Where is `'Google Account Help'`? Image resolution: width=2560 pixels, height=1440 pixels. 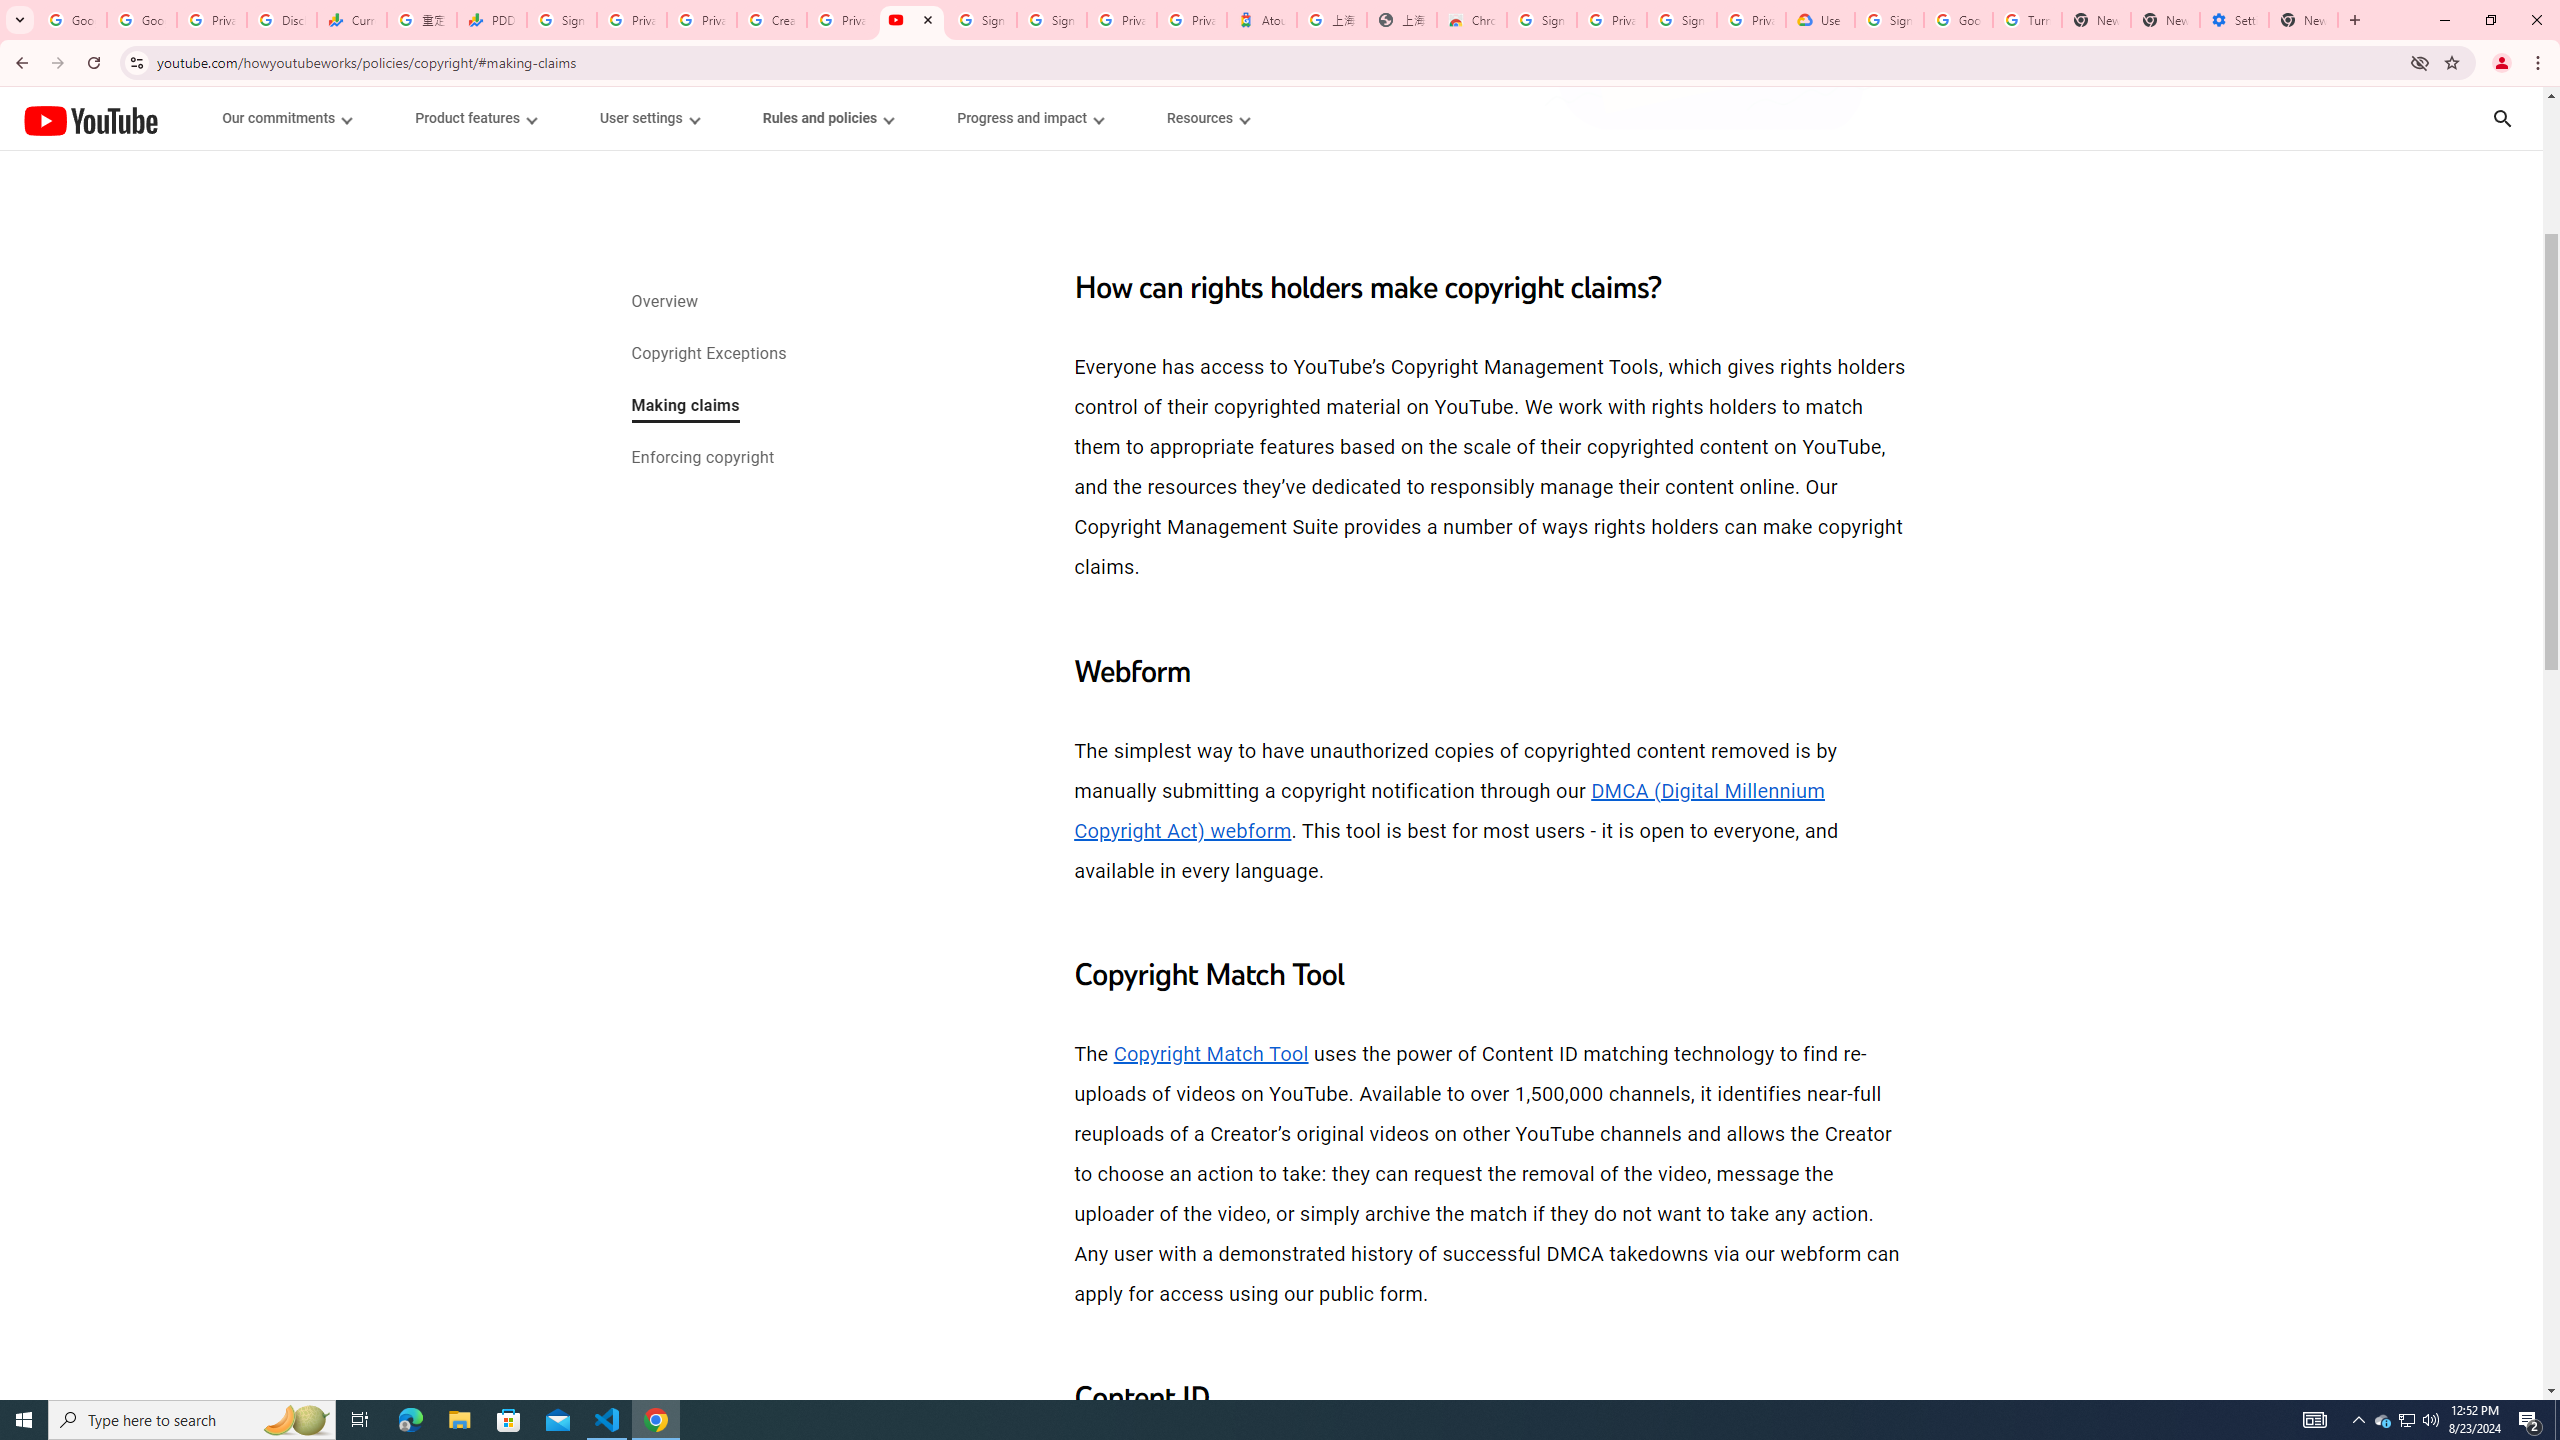 'Google Account Help' is located at coordinates (1957, 19).